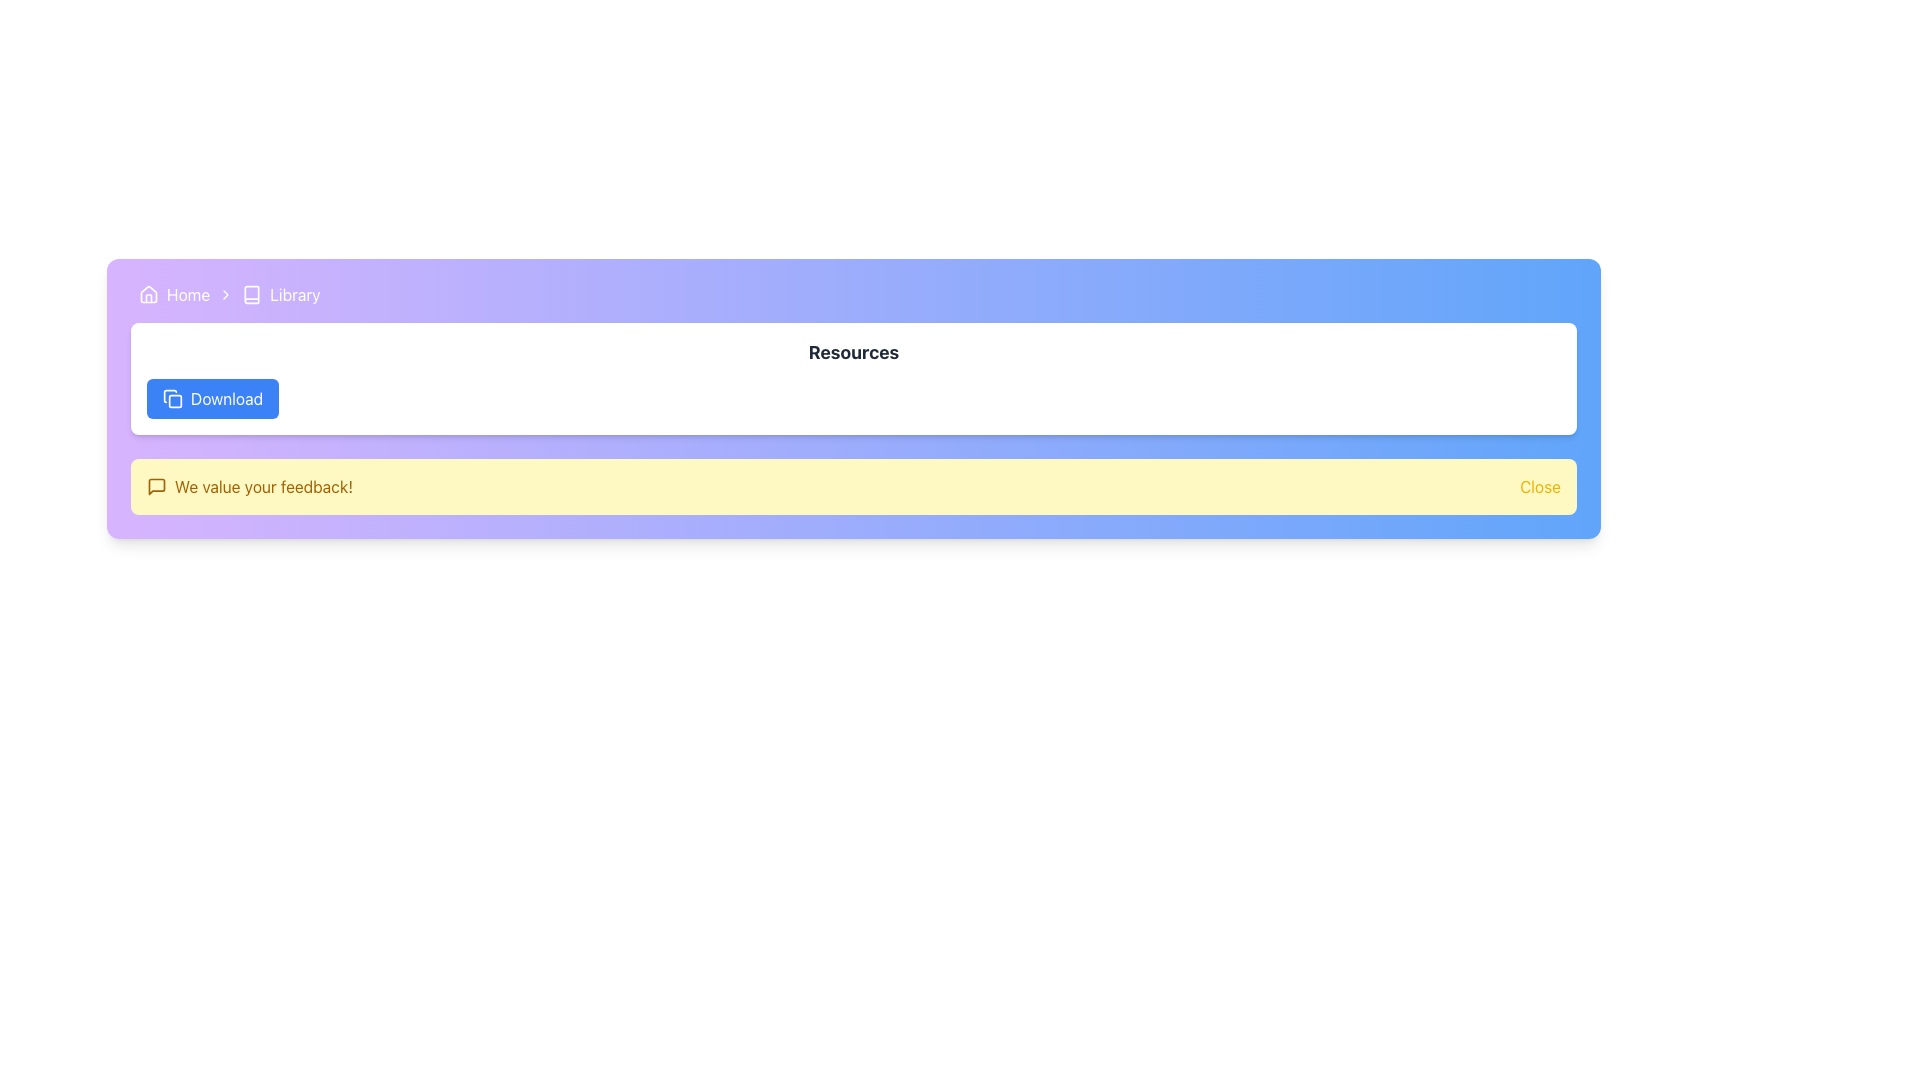 This screenshot has width=1920, height=1080. Describe the element at coordinates (170, 396) in the screenshot. I see `the small rectangular icon with a geometric design representing a document, located within the 'Download' button, positioned on the left side of the button's content` at that location.